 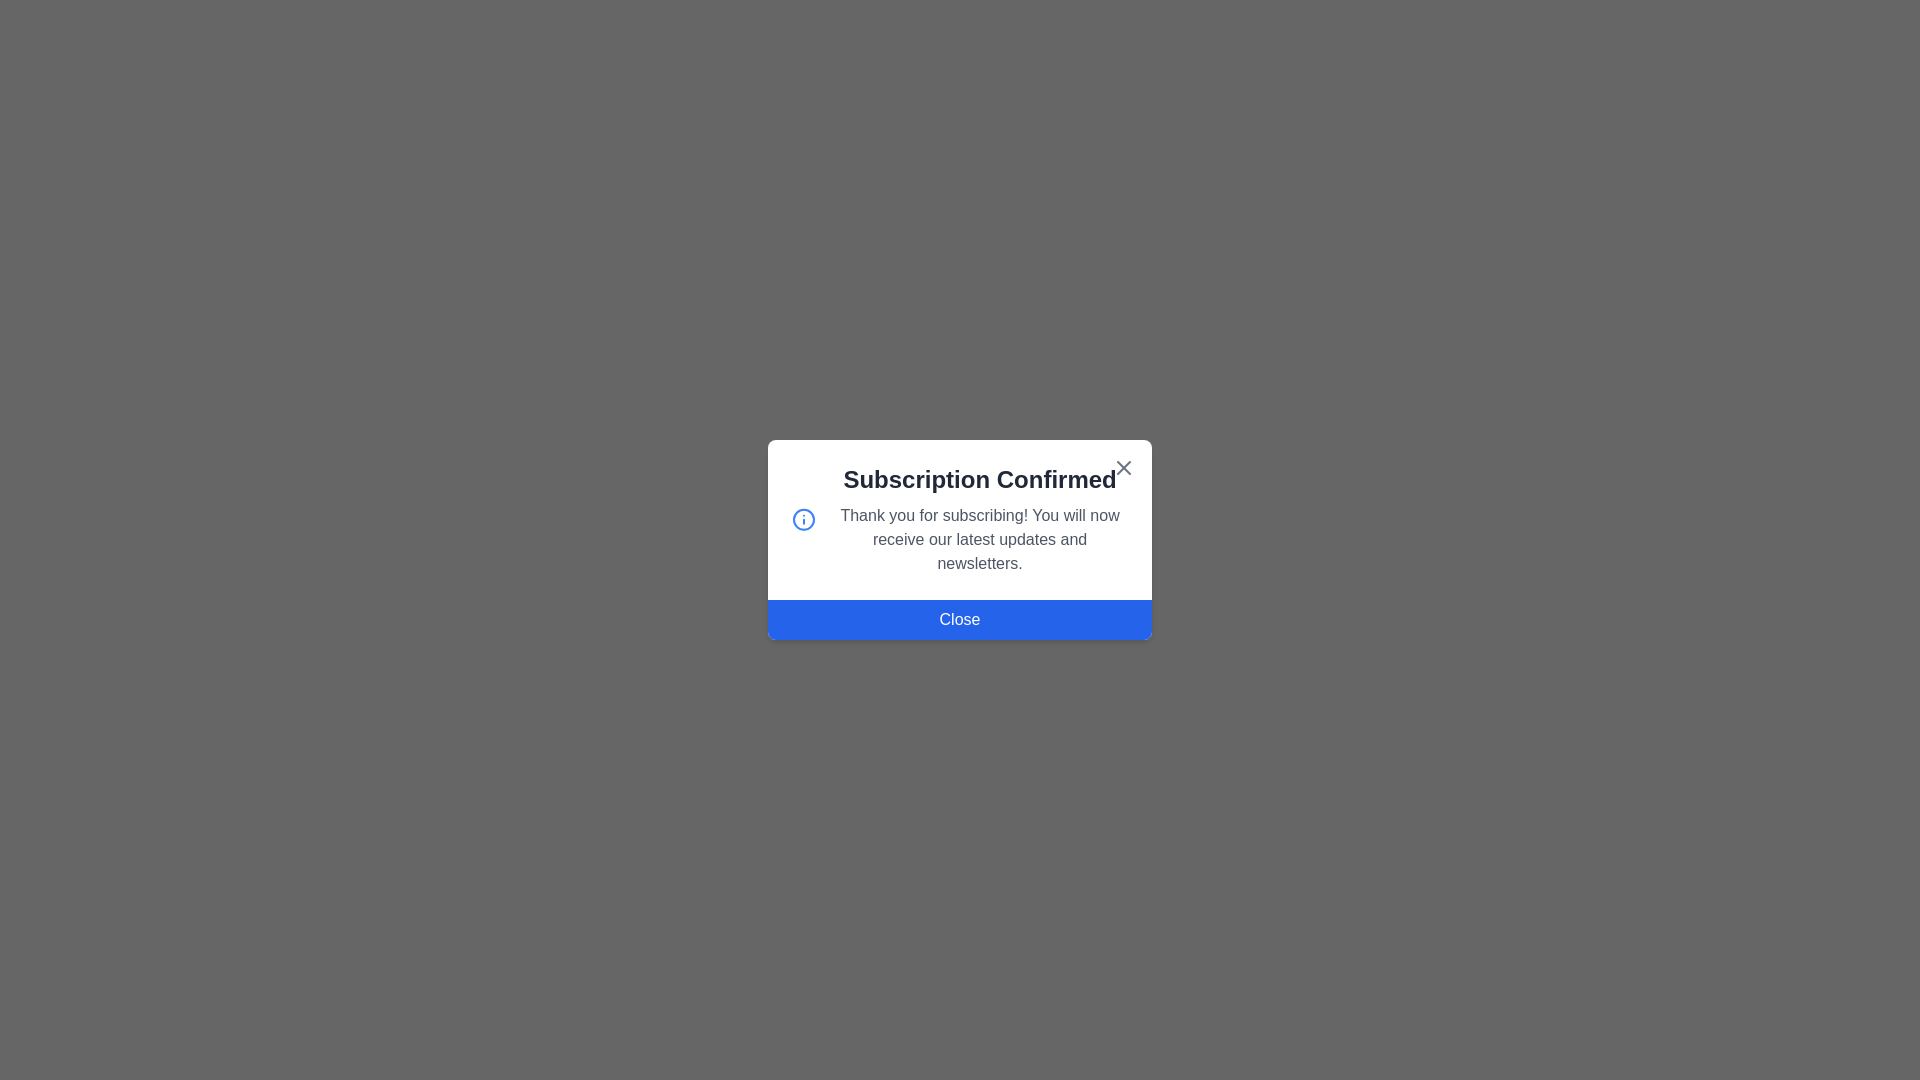 What do you see at coordinates (960, 619) in the screenshot?
I see `'Close' button to dismiss the dialog` at bounding box center [960, 619].